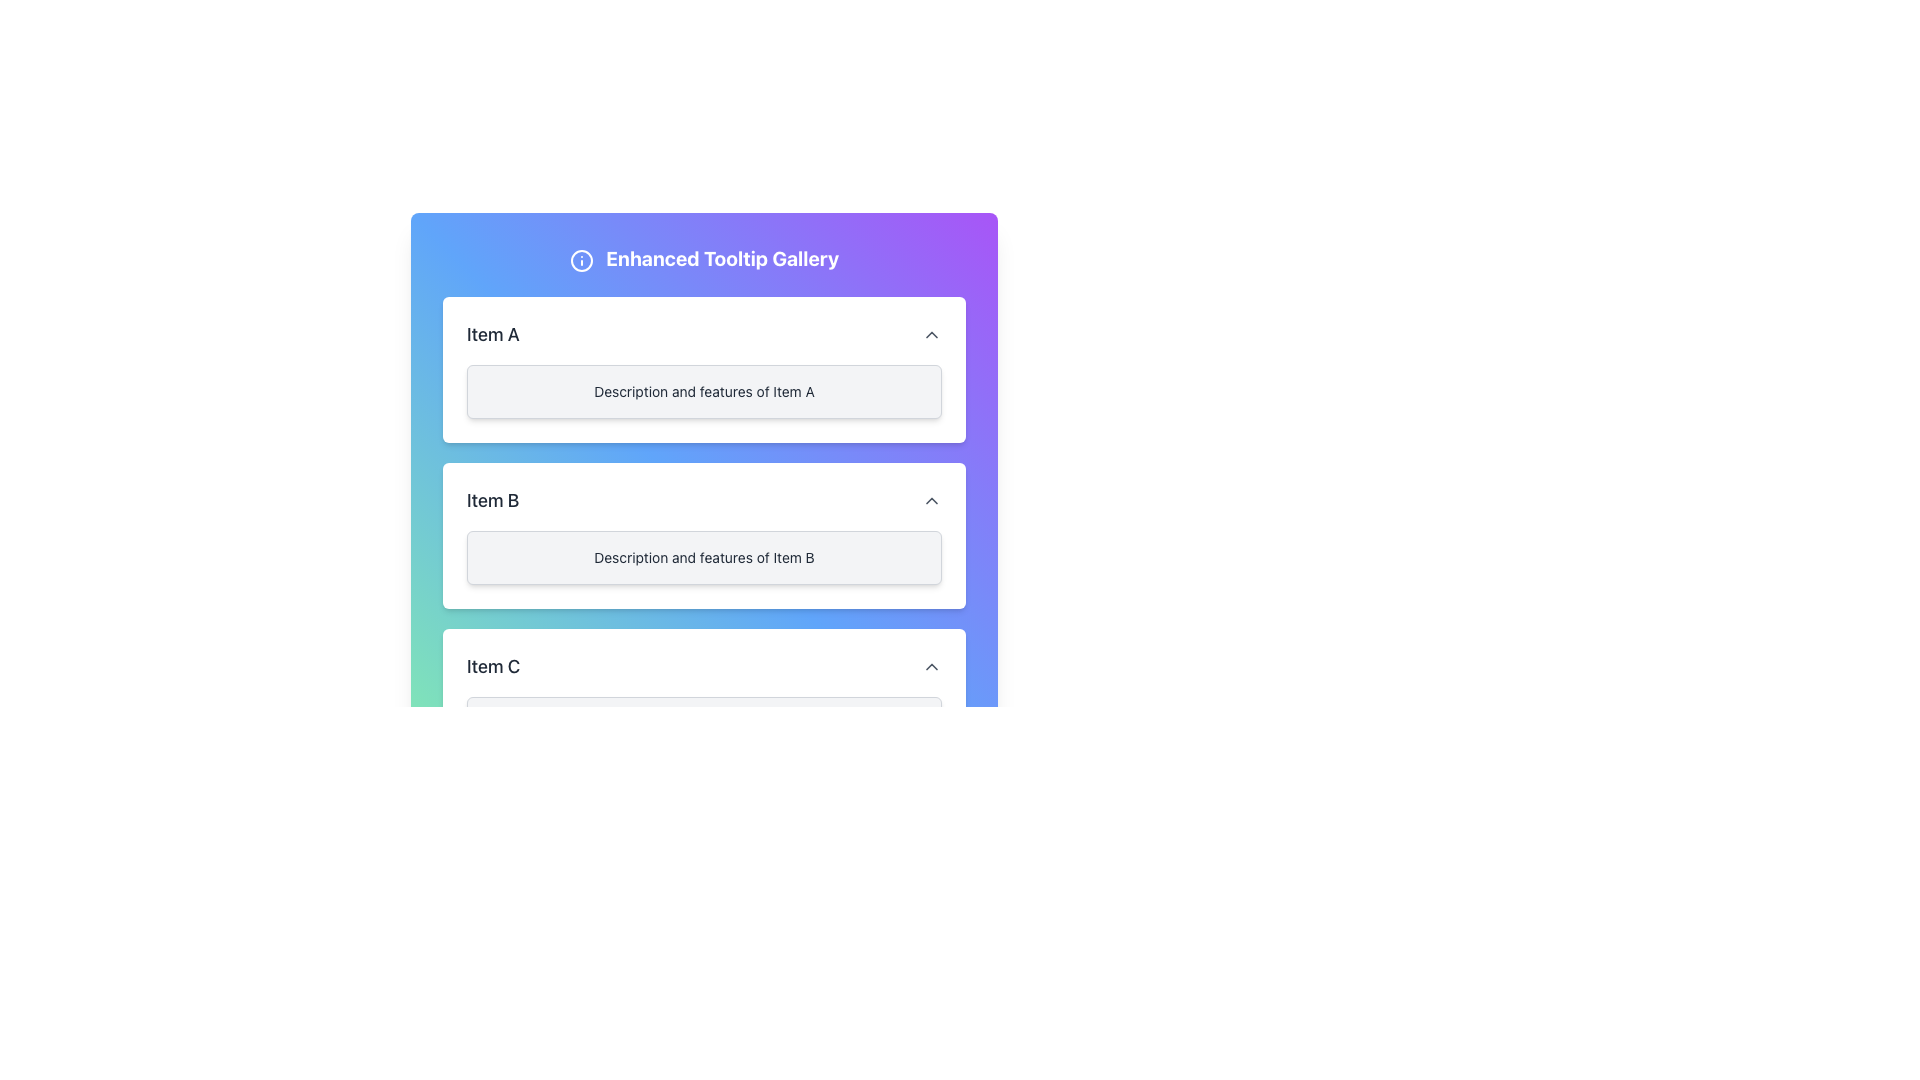 The height and width of the screenshot is (1080, 1920). What do you see at coordinates (930, 667) in the screenshot?
I see `the button with an upward chevron icon located to the far right of the 'Item C' label` at bounding box center [930, 667].